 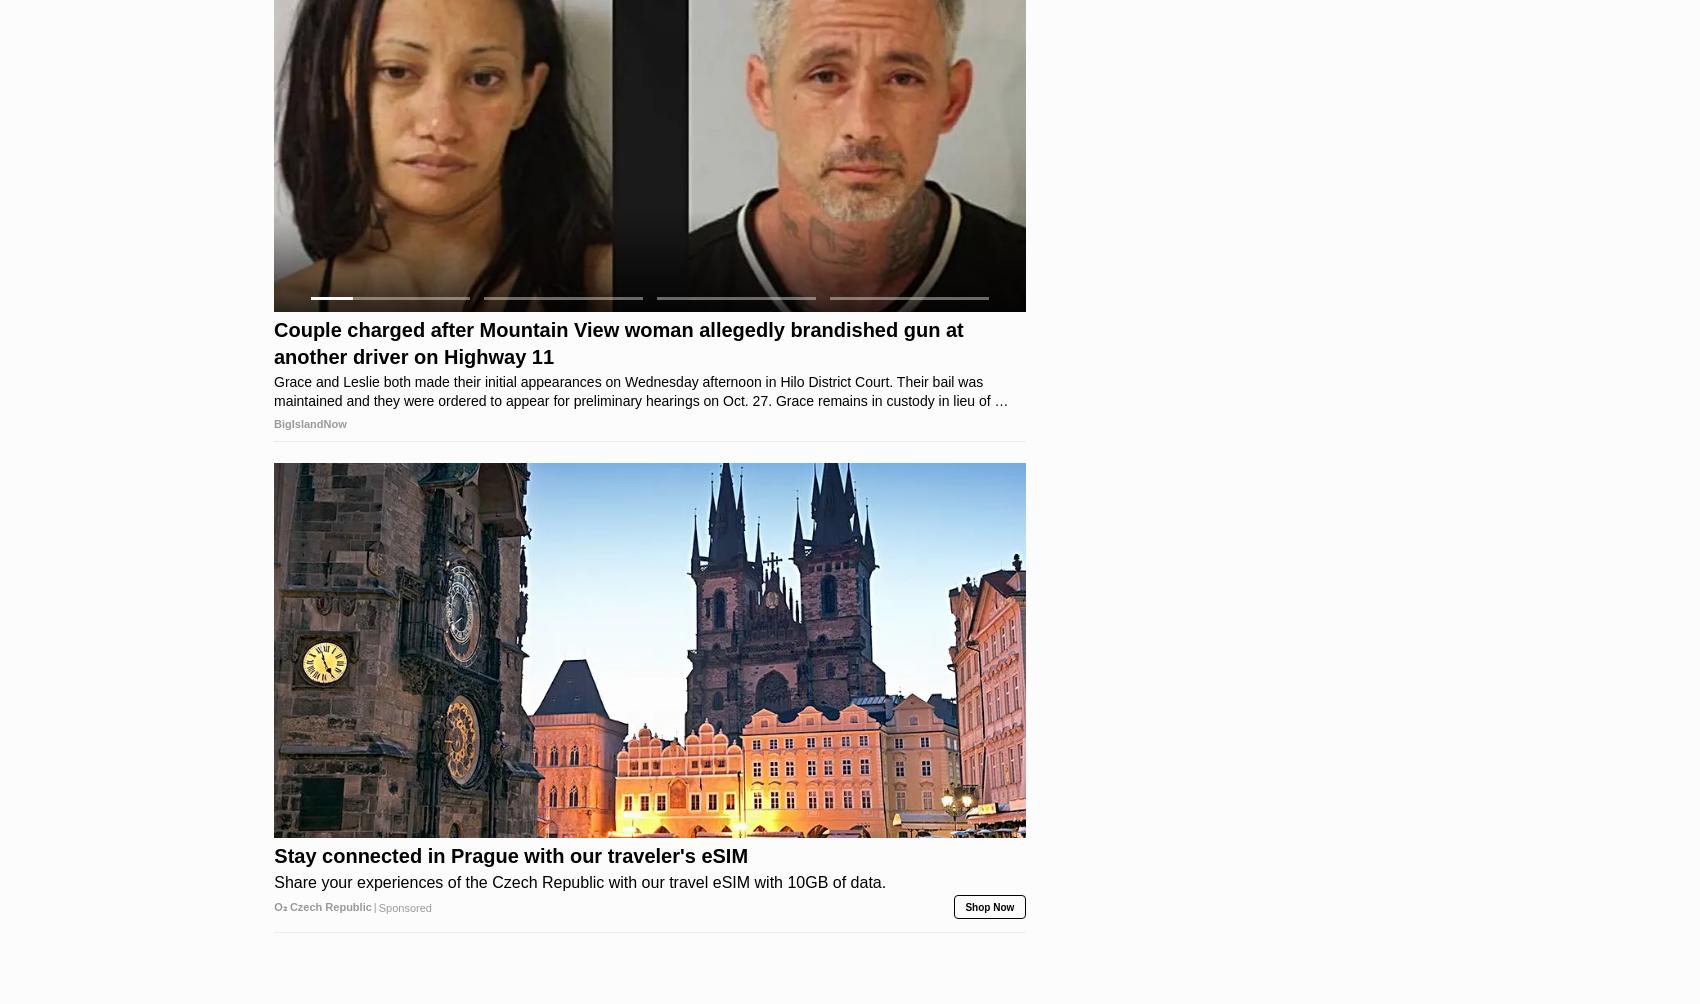 What do you see at coordinates (629, 342) in the screenshot?
I see `'A massive tidal wave, several thousand feet high, rearing up over Honolulu after a massive meteor strike in the Pacific Ocean.'` at bounding box center [629, 342].